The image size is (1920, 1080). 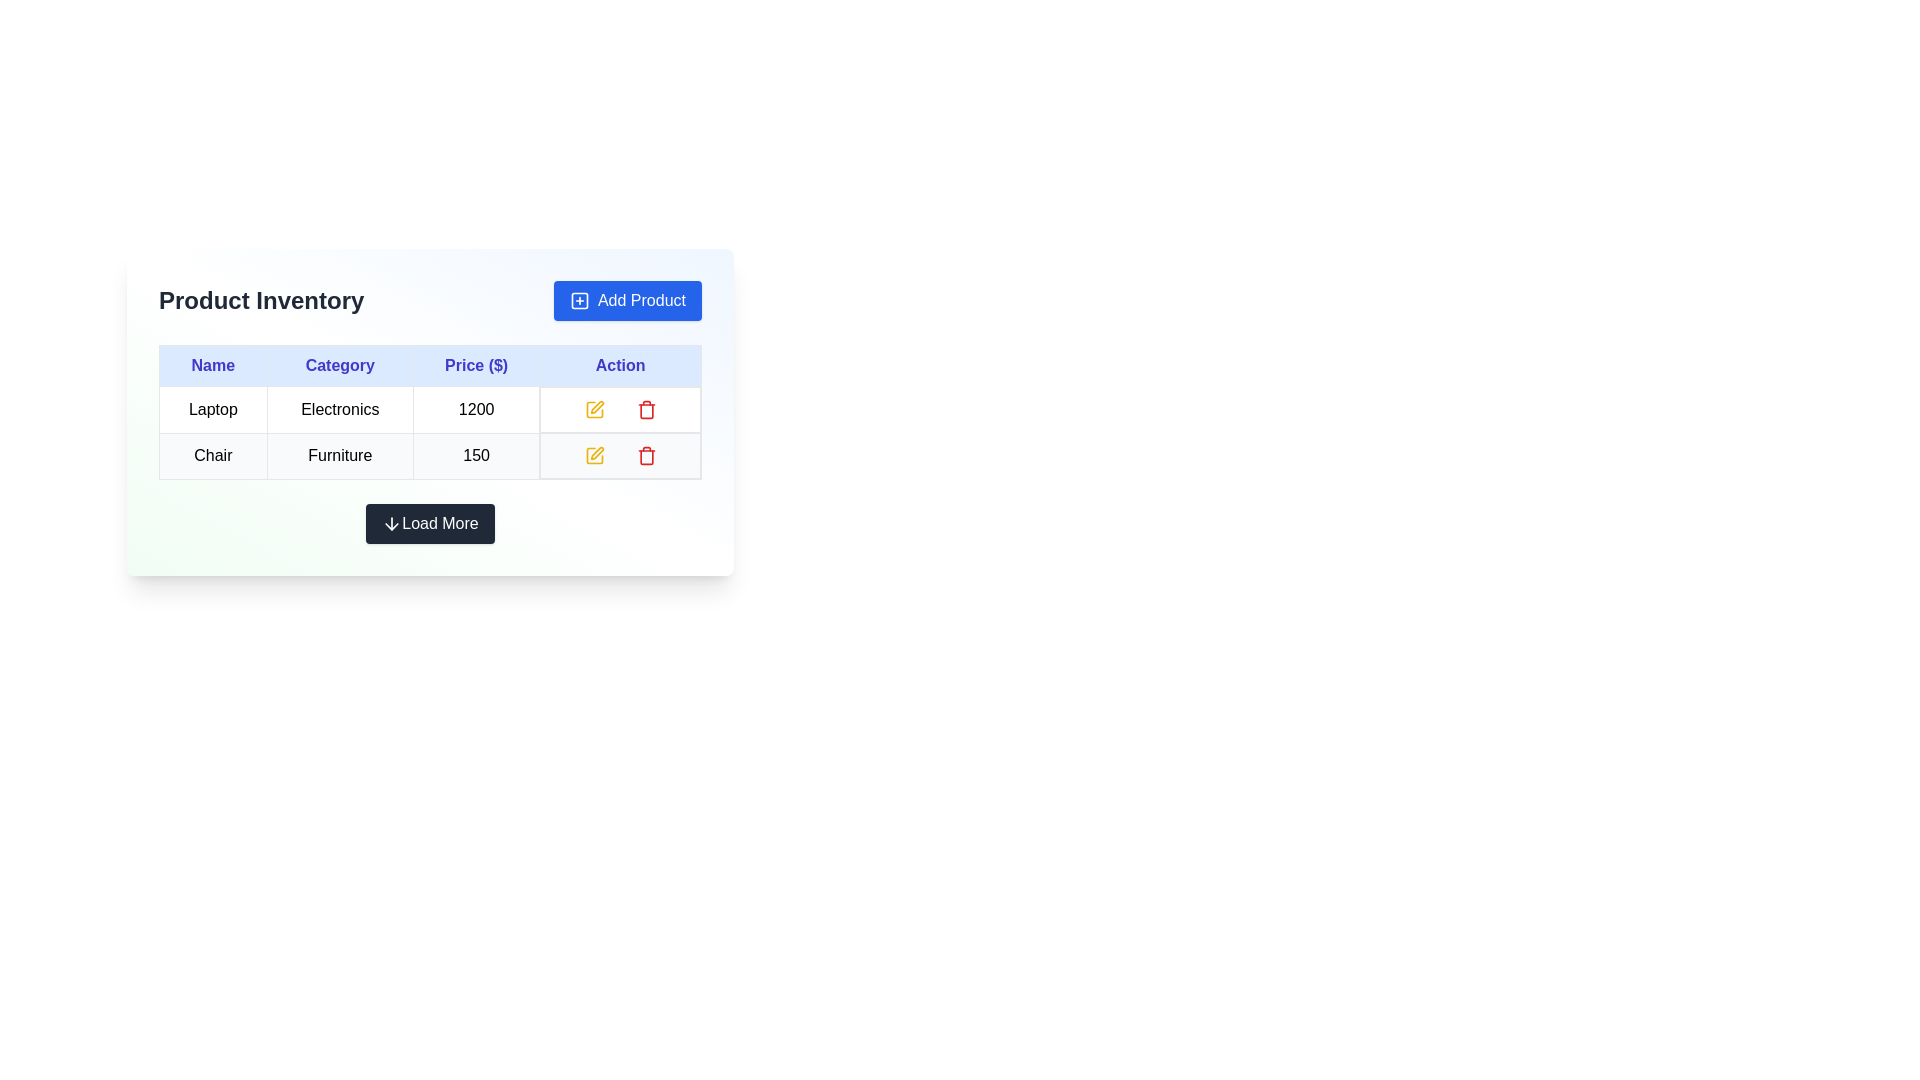 I want to click on the table header cell labeled 'Action' which is the fourth column header in a table, displaying bold dark blue text on a light blue background, so click(x=619, y=366).